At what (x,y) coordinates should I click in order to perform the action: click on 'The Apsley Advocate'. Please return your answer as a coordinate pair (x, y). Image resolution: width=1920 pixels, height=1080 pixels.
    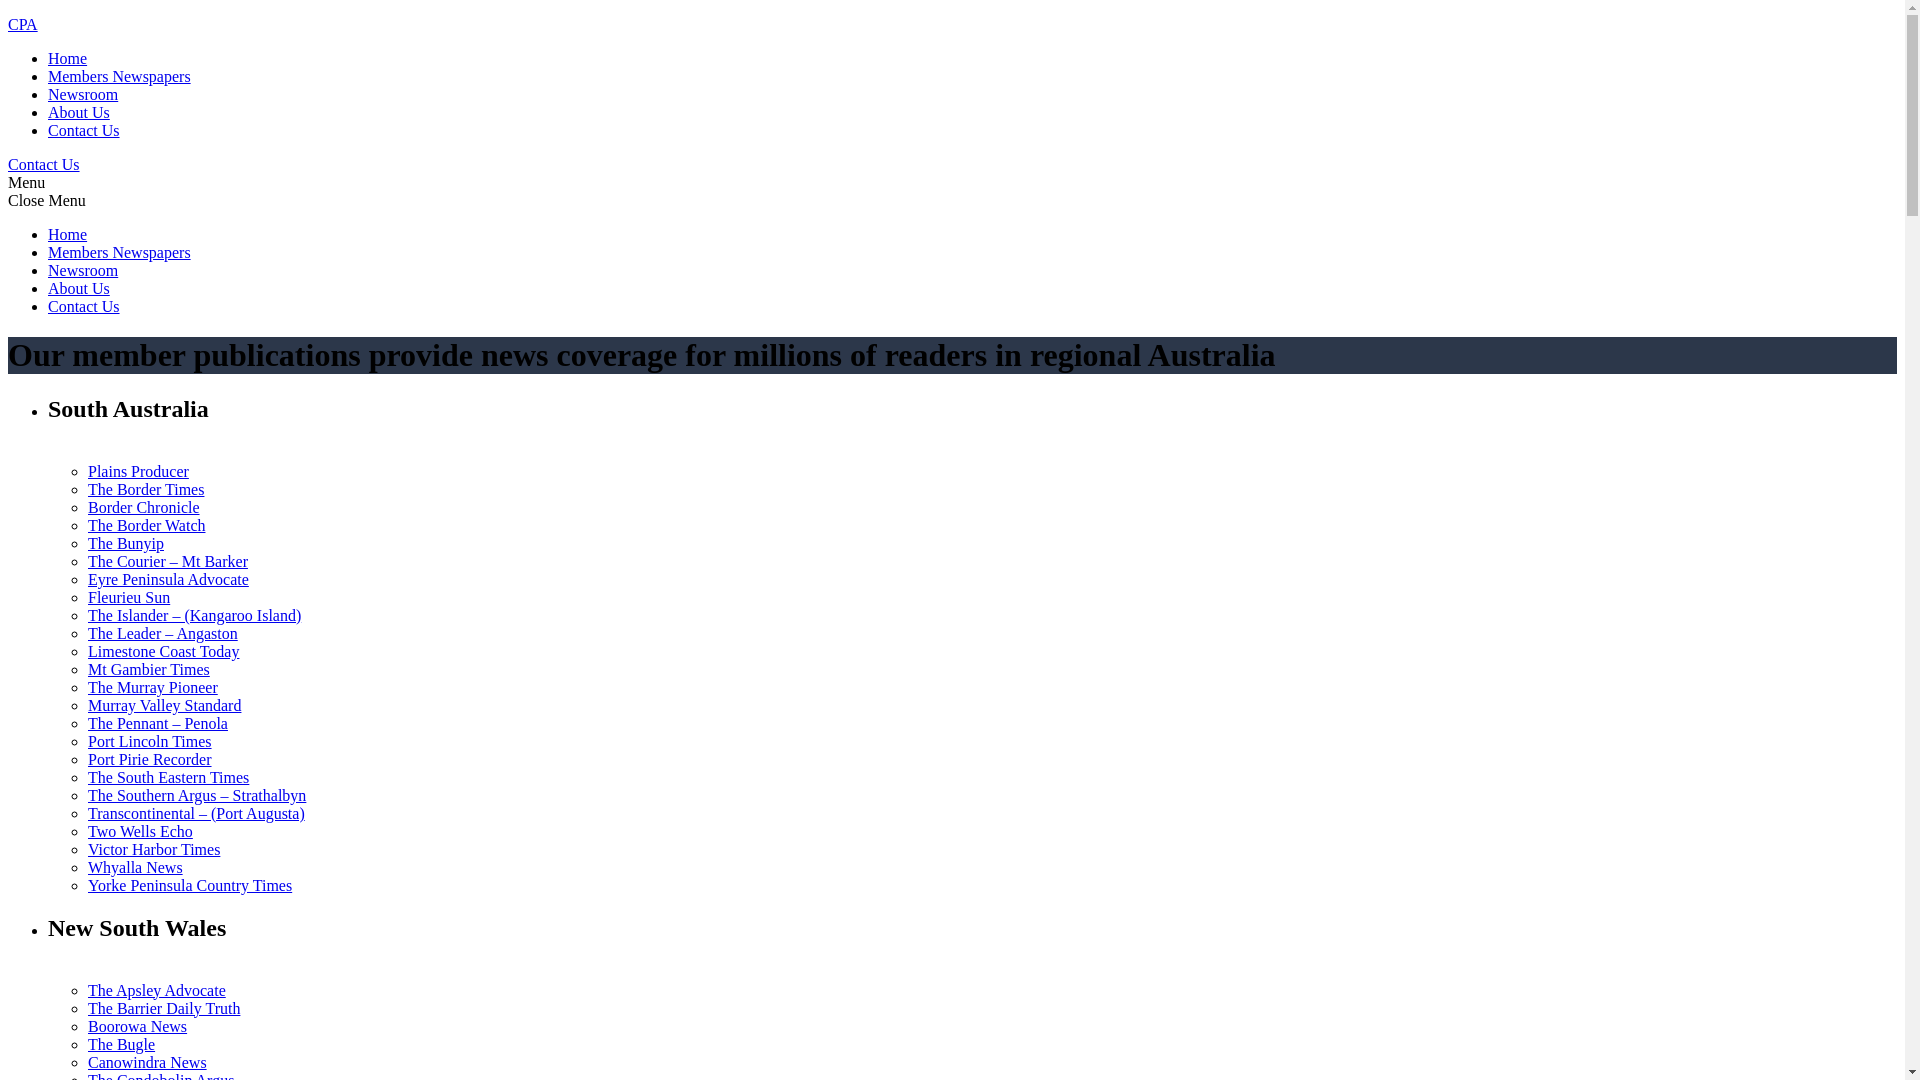
    Looking at the image, I should click on (156, 990).